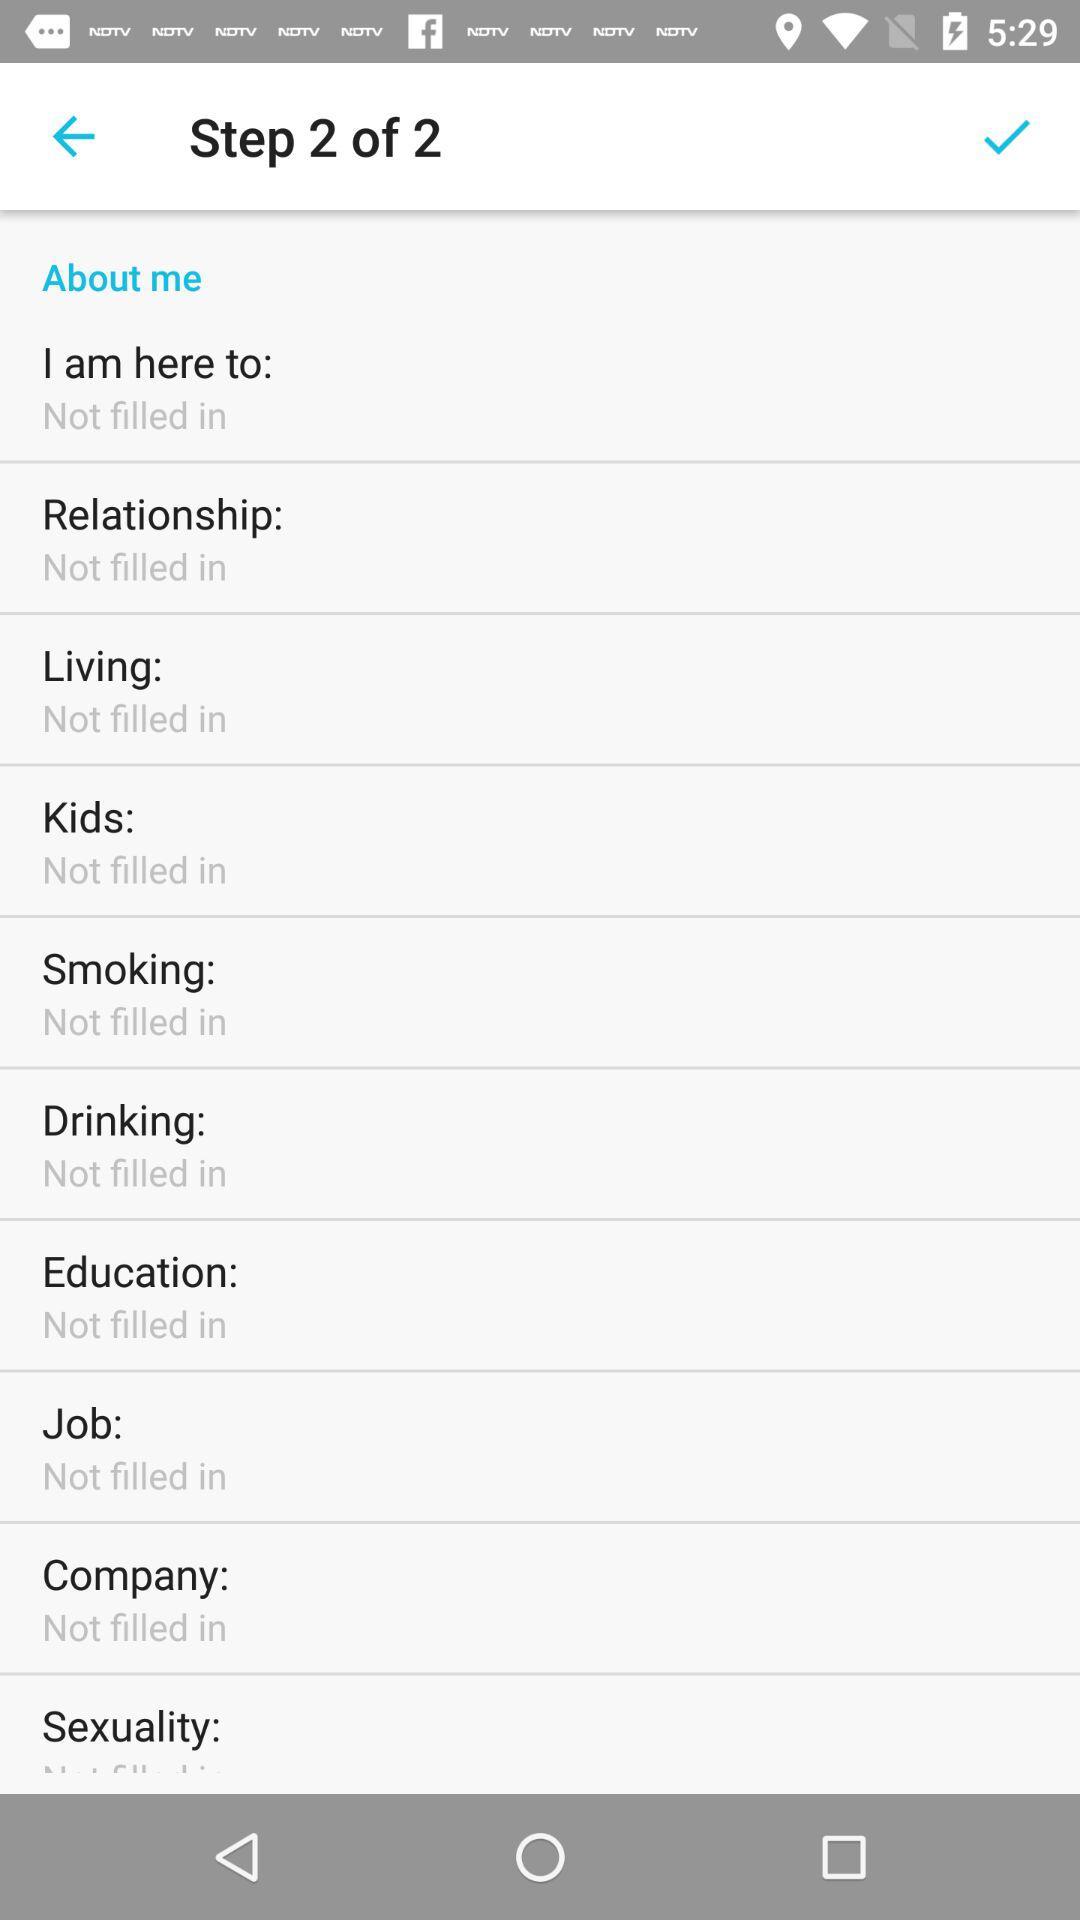  What do you see at coordinates (1006, 135) in the screenshot?
I see `the item to the right of the step 2 of` at bounding box center [1006, 135].